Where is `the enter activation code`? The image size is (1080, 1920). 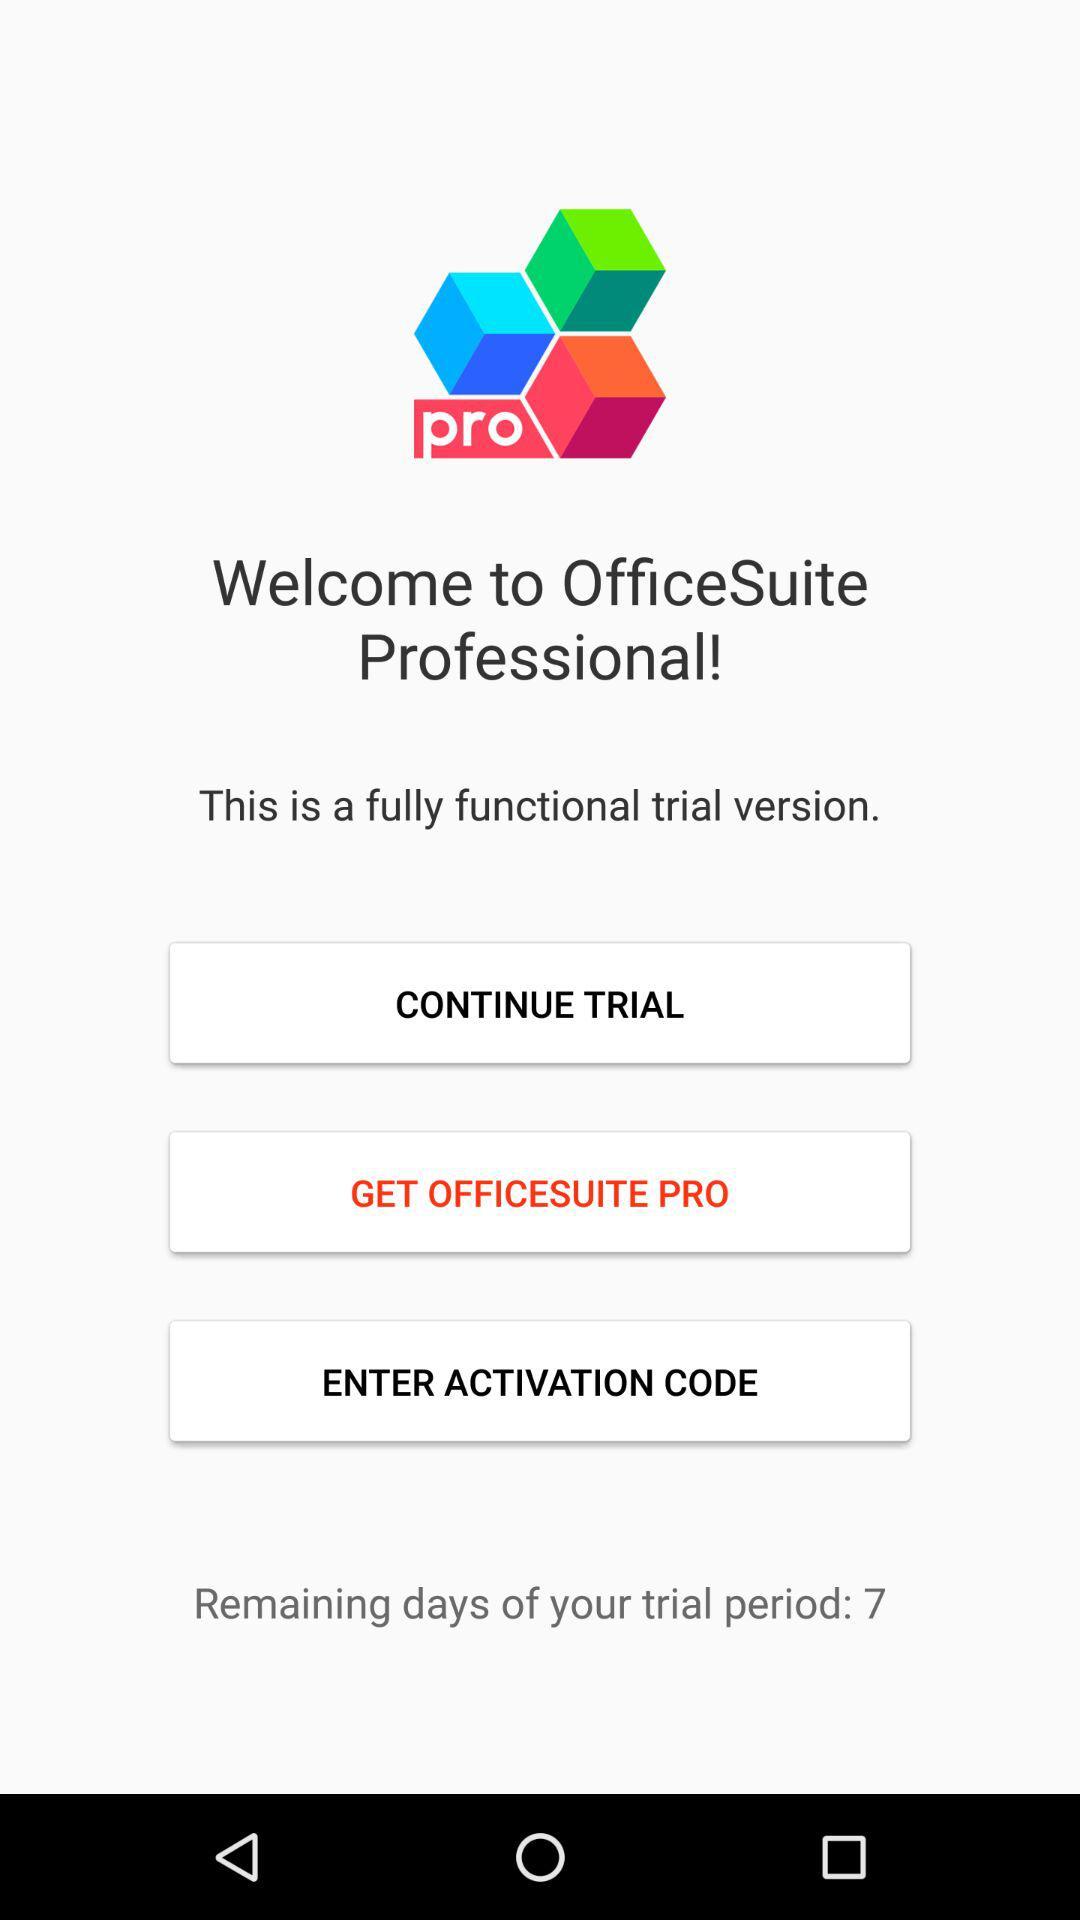
the enter activation code is located at coordinates (540, 1380).